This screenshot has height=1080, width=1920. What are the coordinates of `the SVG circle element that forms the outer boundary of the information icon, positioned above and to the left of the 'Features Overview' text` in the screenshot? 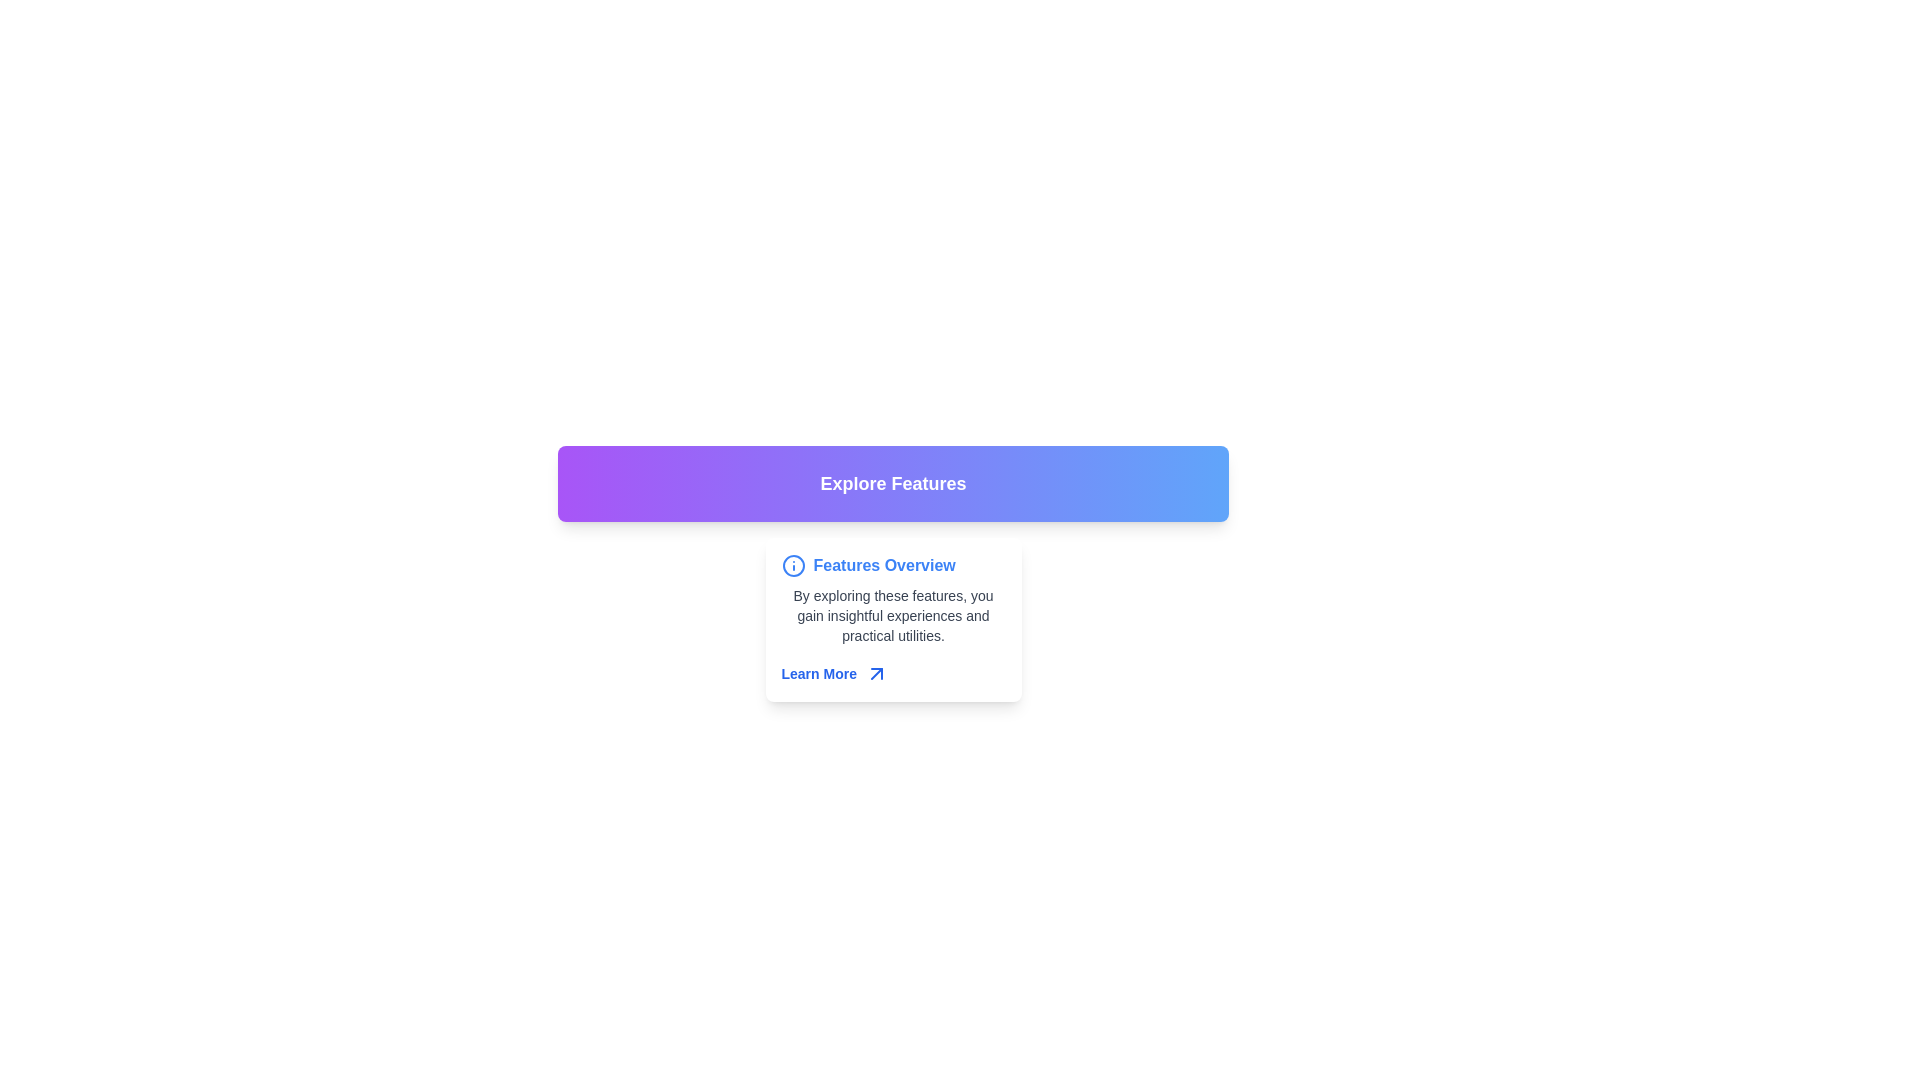 It's located at (792, 566).